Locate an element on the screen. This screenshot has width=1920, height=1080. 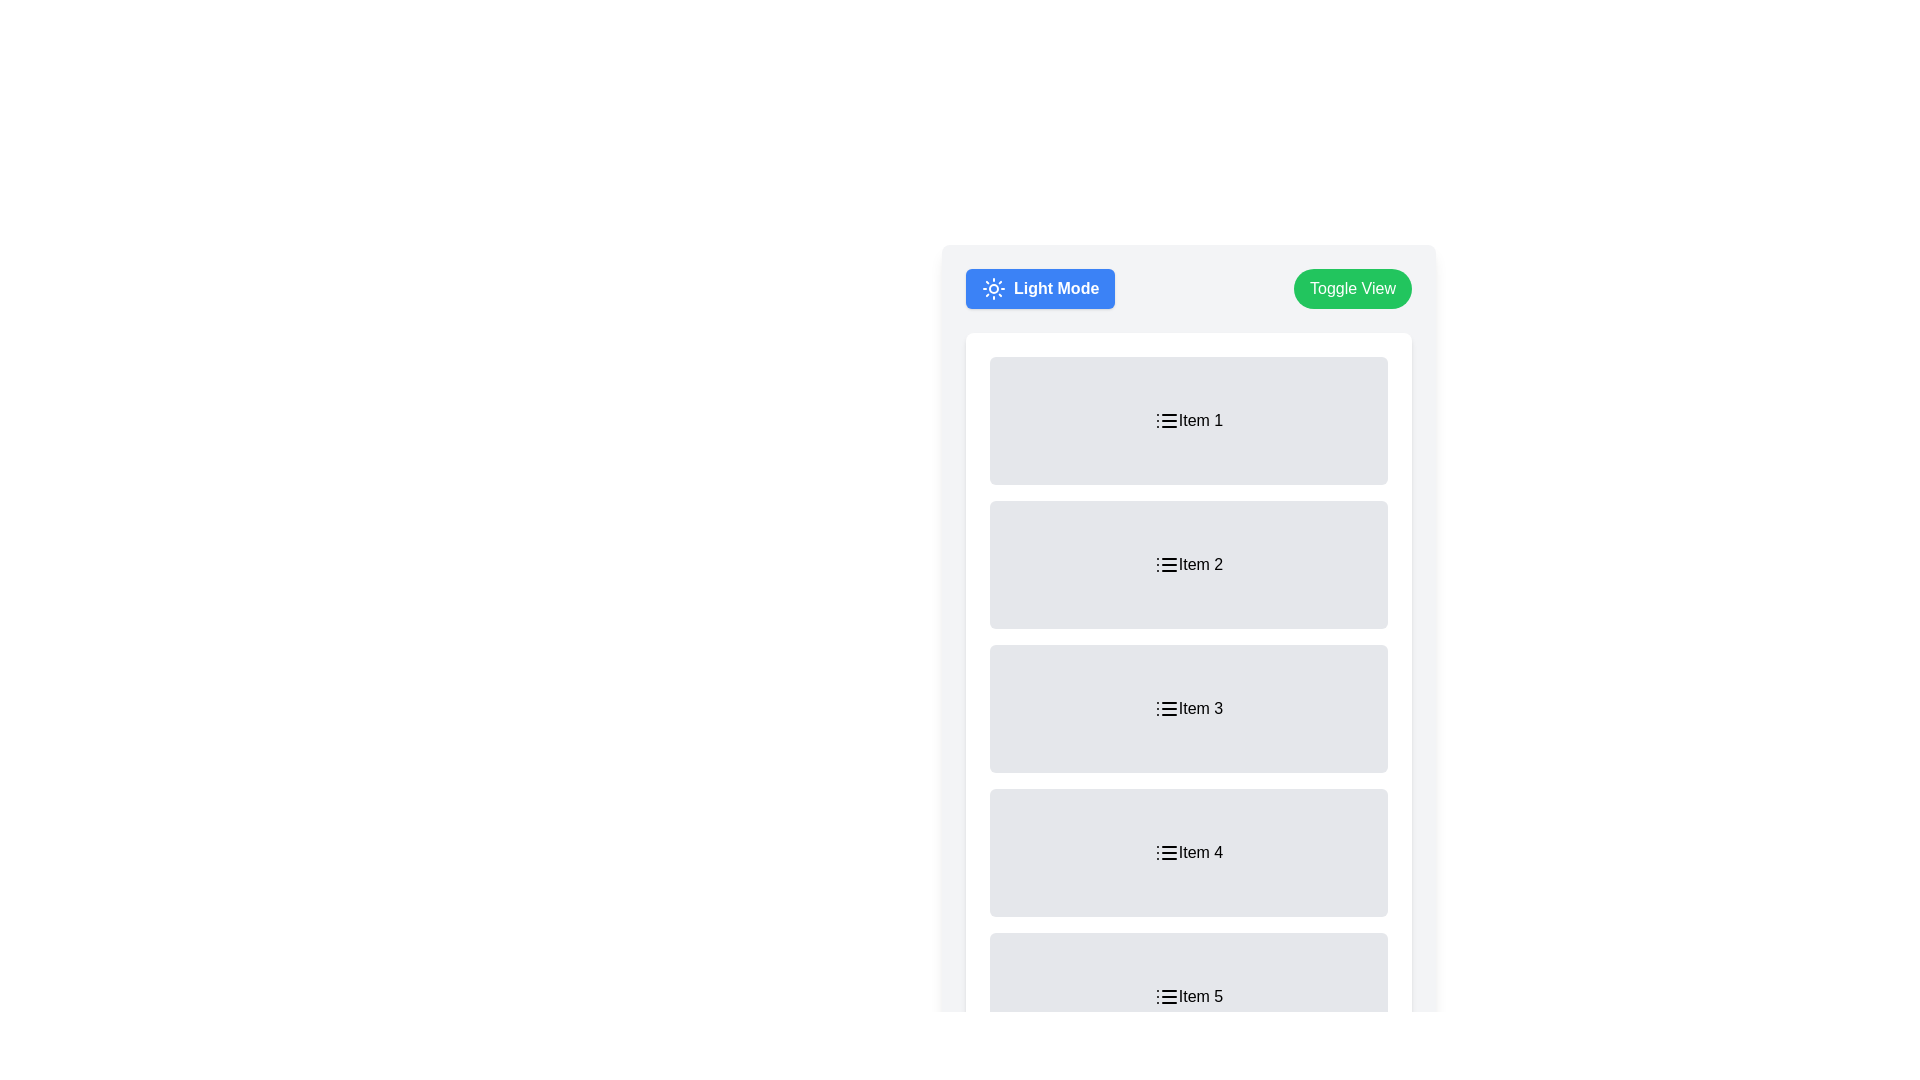
the 'Light Mode' button which has a blue background, white text, and a sun icon on the left is located at coordinates (1040, 289).